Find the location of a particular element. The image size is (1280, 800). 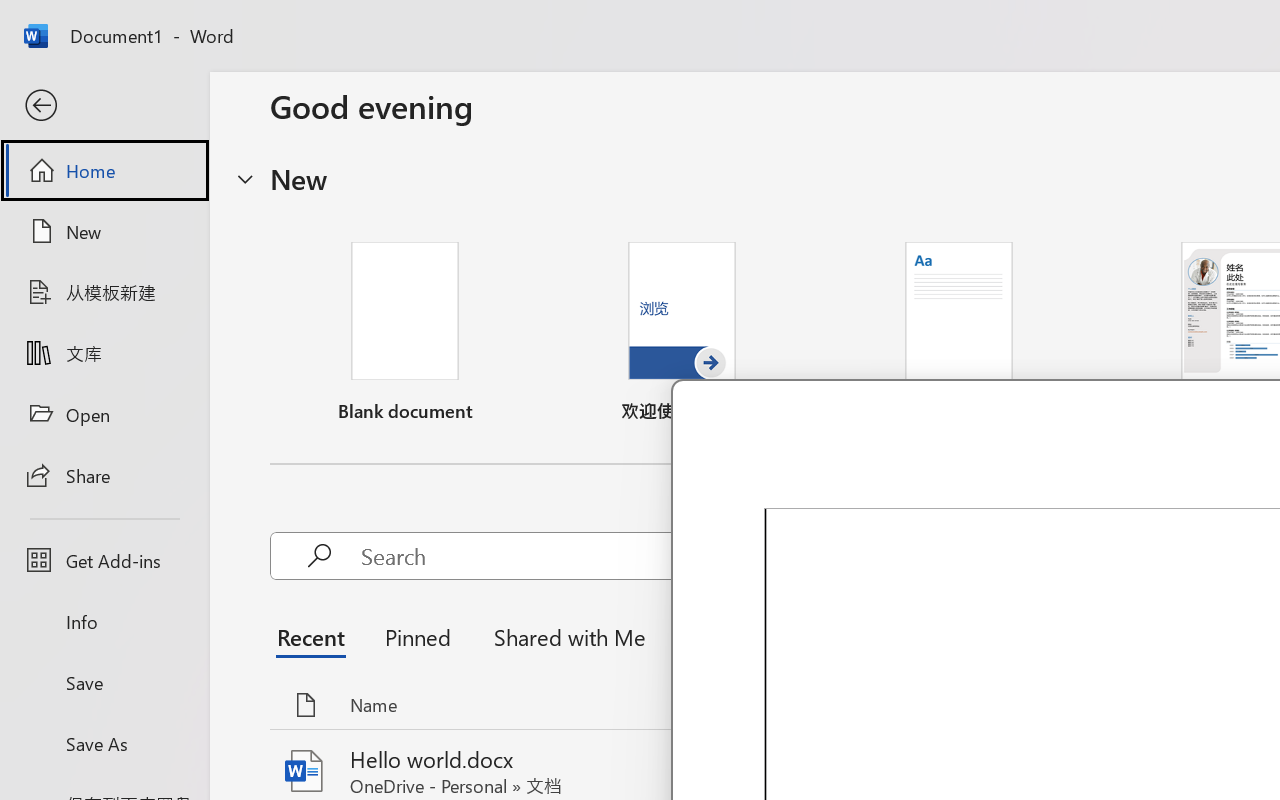

'New' is located at coordinates (103, 231).